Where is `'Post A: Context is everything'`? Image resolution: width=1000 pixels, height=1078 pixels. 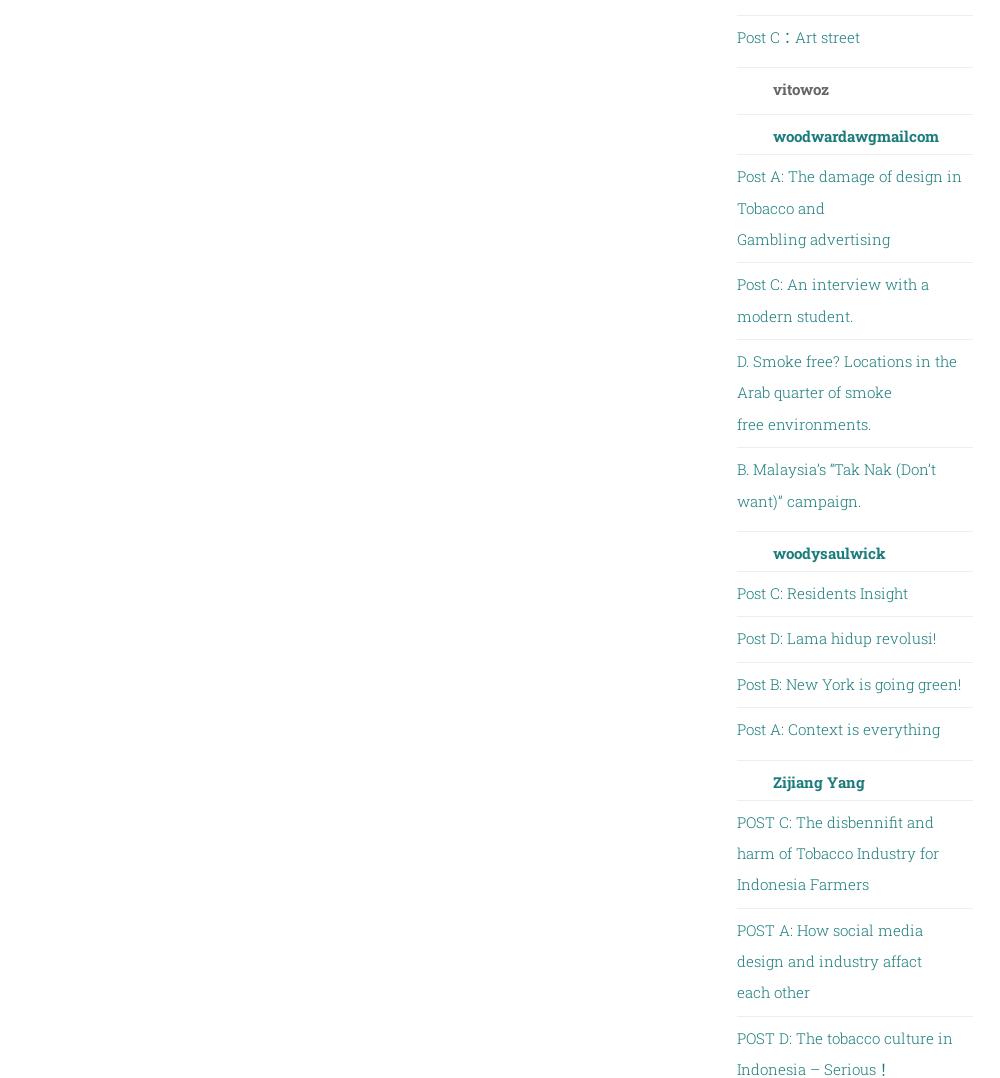 'Post A: Context is everything' is located at coordinates (836, 728).